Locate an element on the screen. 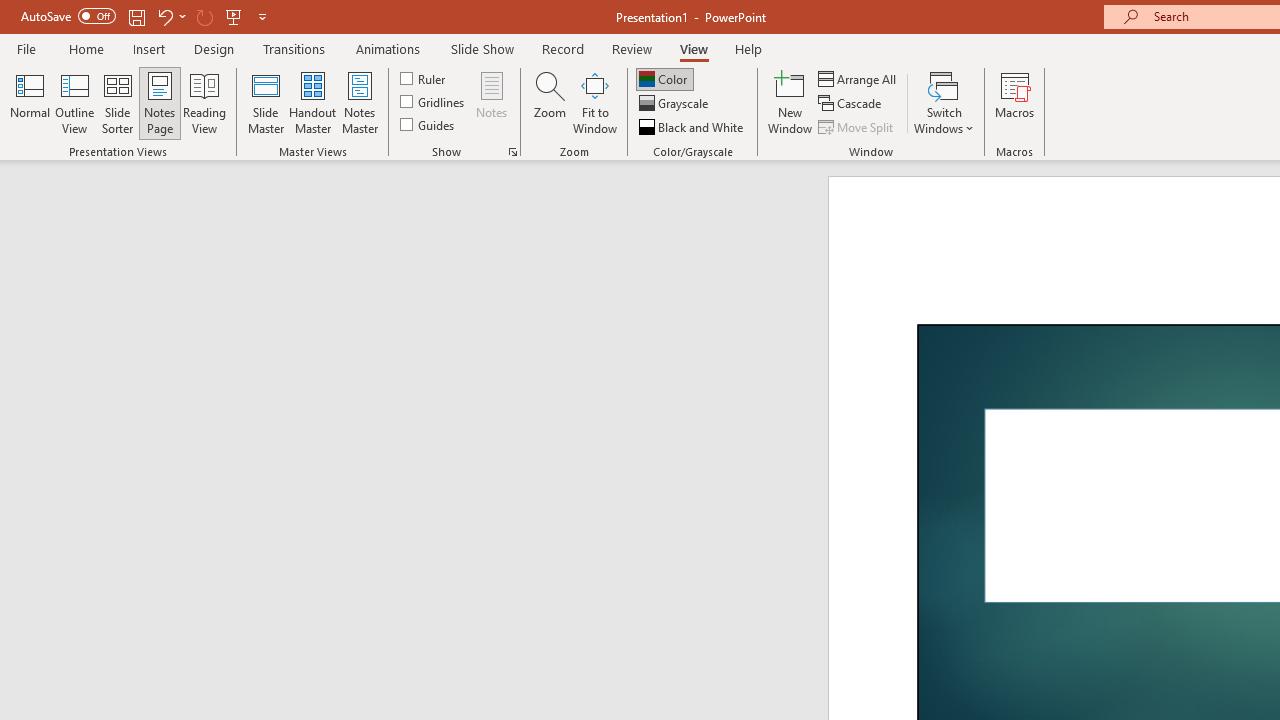 This screenshot has width=1280, height=720. 'File Tab' is located at coordinates (26, 47).